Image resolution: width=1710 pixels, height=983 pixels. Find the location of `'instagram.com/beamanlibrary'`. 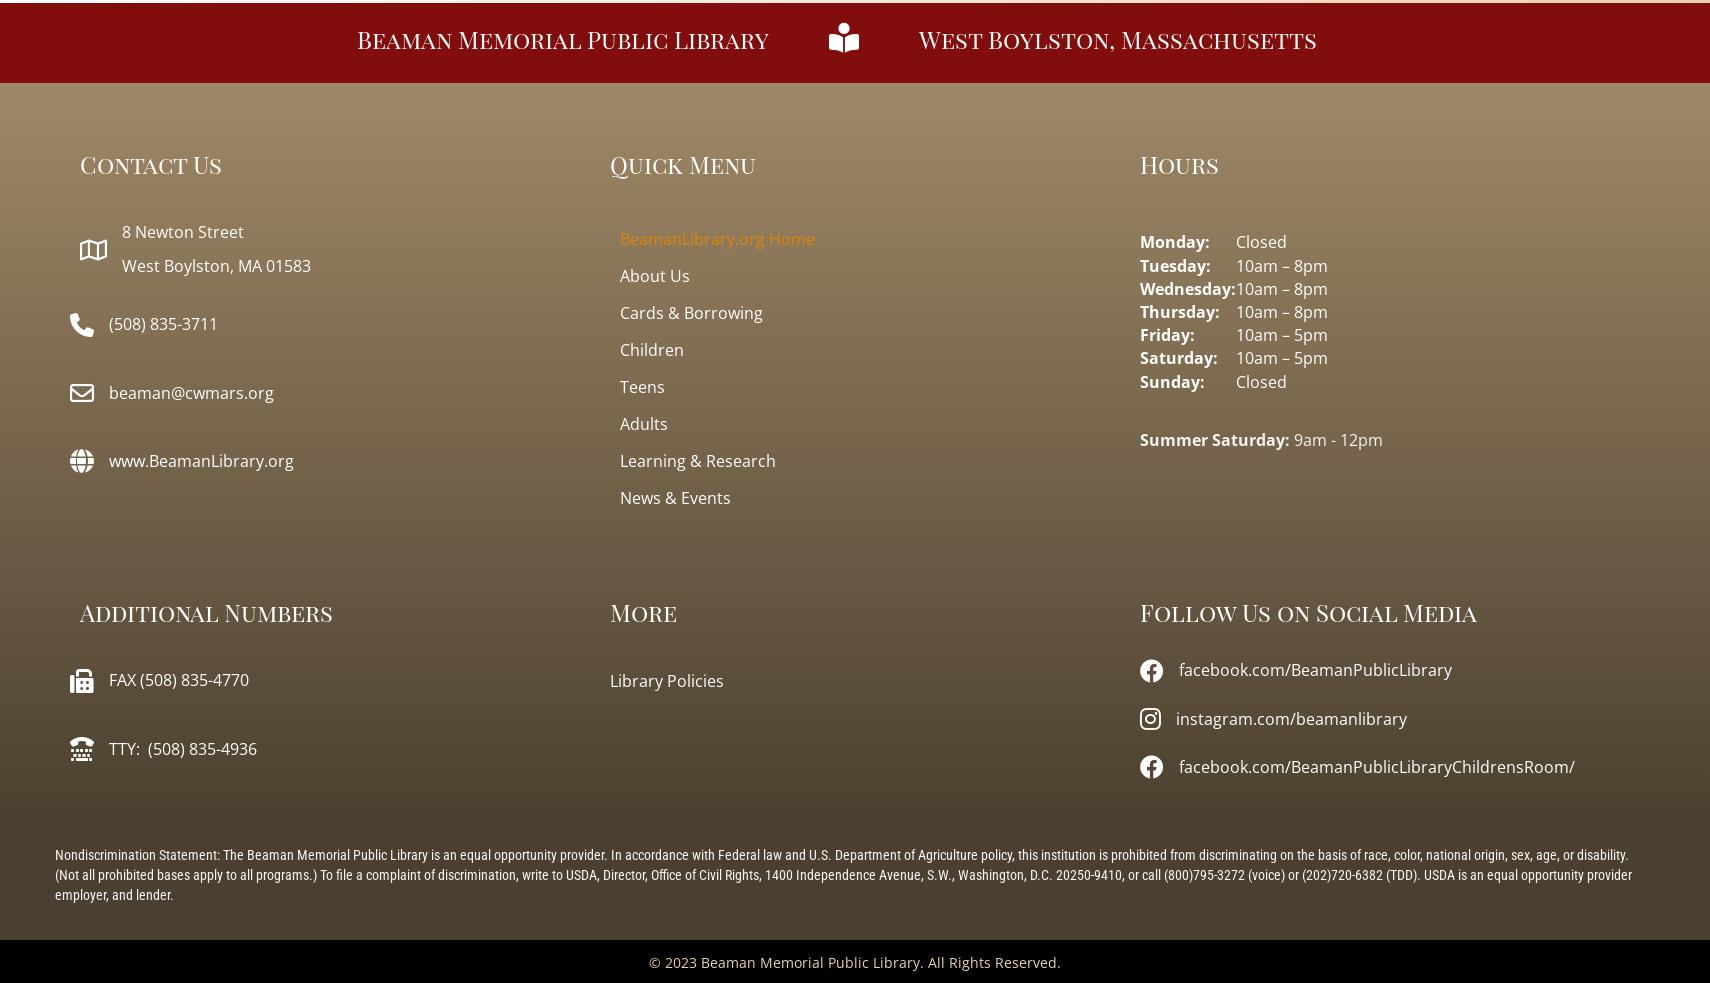

'instagram.com/beamanlibrary' is located at coordinates (1290, 716).